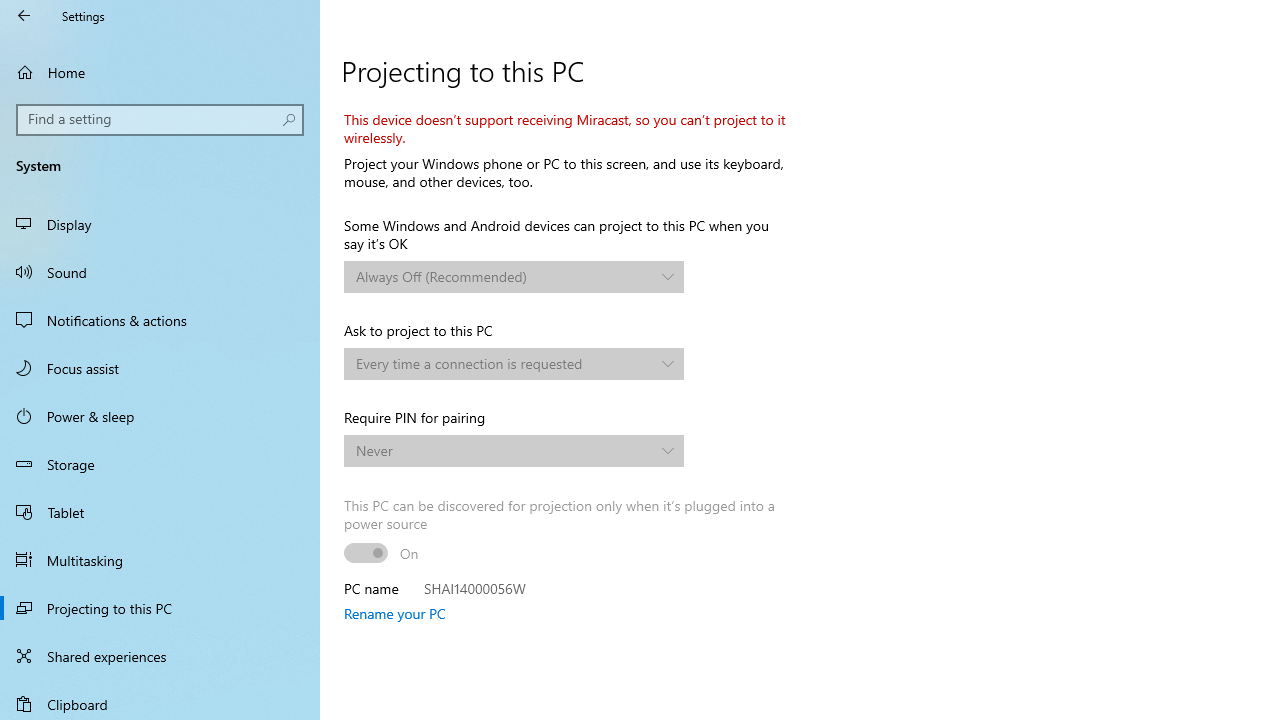  Describe the element at coordinates (160, 559) in the screenshot. I see `'Multitasking'` at that location.